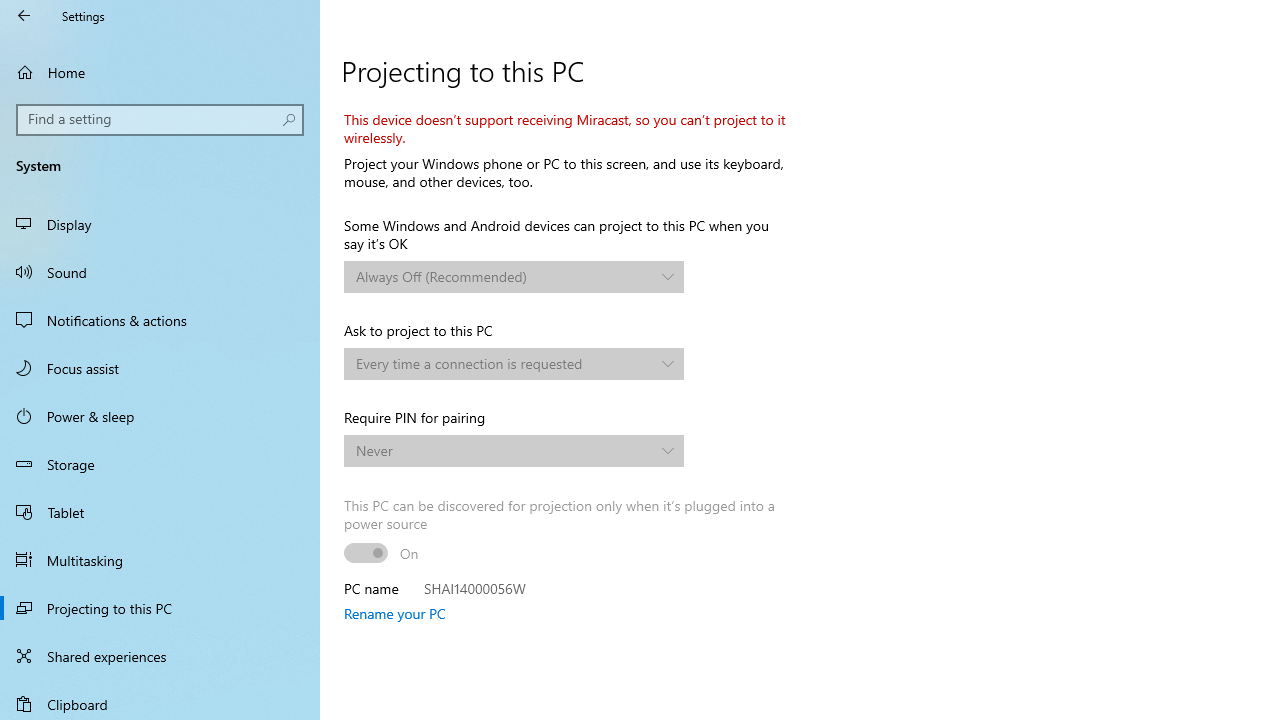  Describe the element at coordinates (160, 559) in the screenshot. I see `'Multitasking'` at that location.